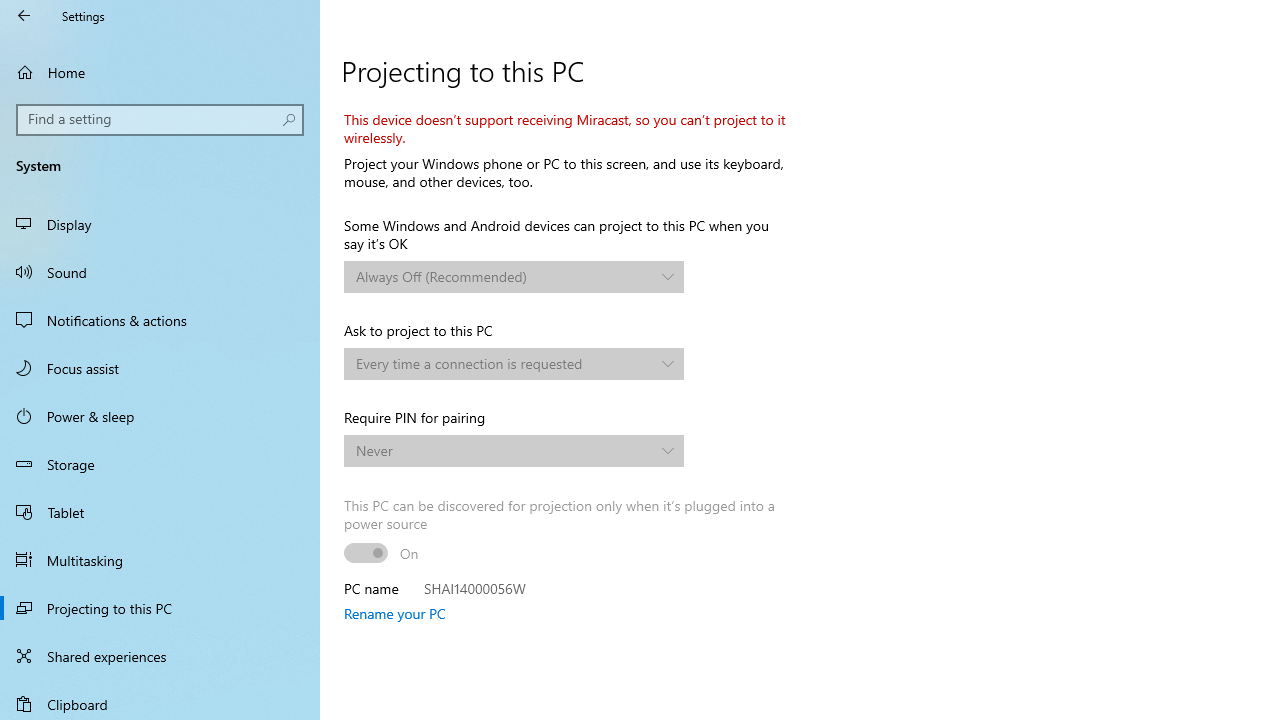  Describe the element at coordinates (160, 559) in the screenshot. I see `'Multitasking'` at that location.